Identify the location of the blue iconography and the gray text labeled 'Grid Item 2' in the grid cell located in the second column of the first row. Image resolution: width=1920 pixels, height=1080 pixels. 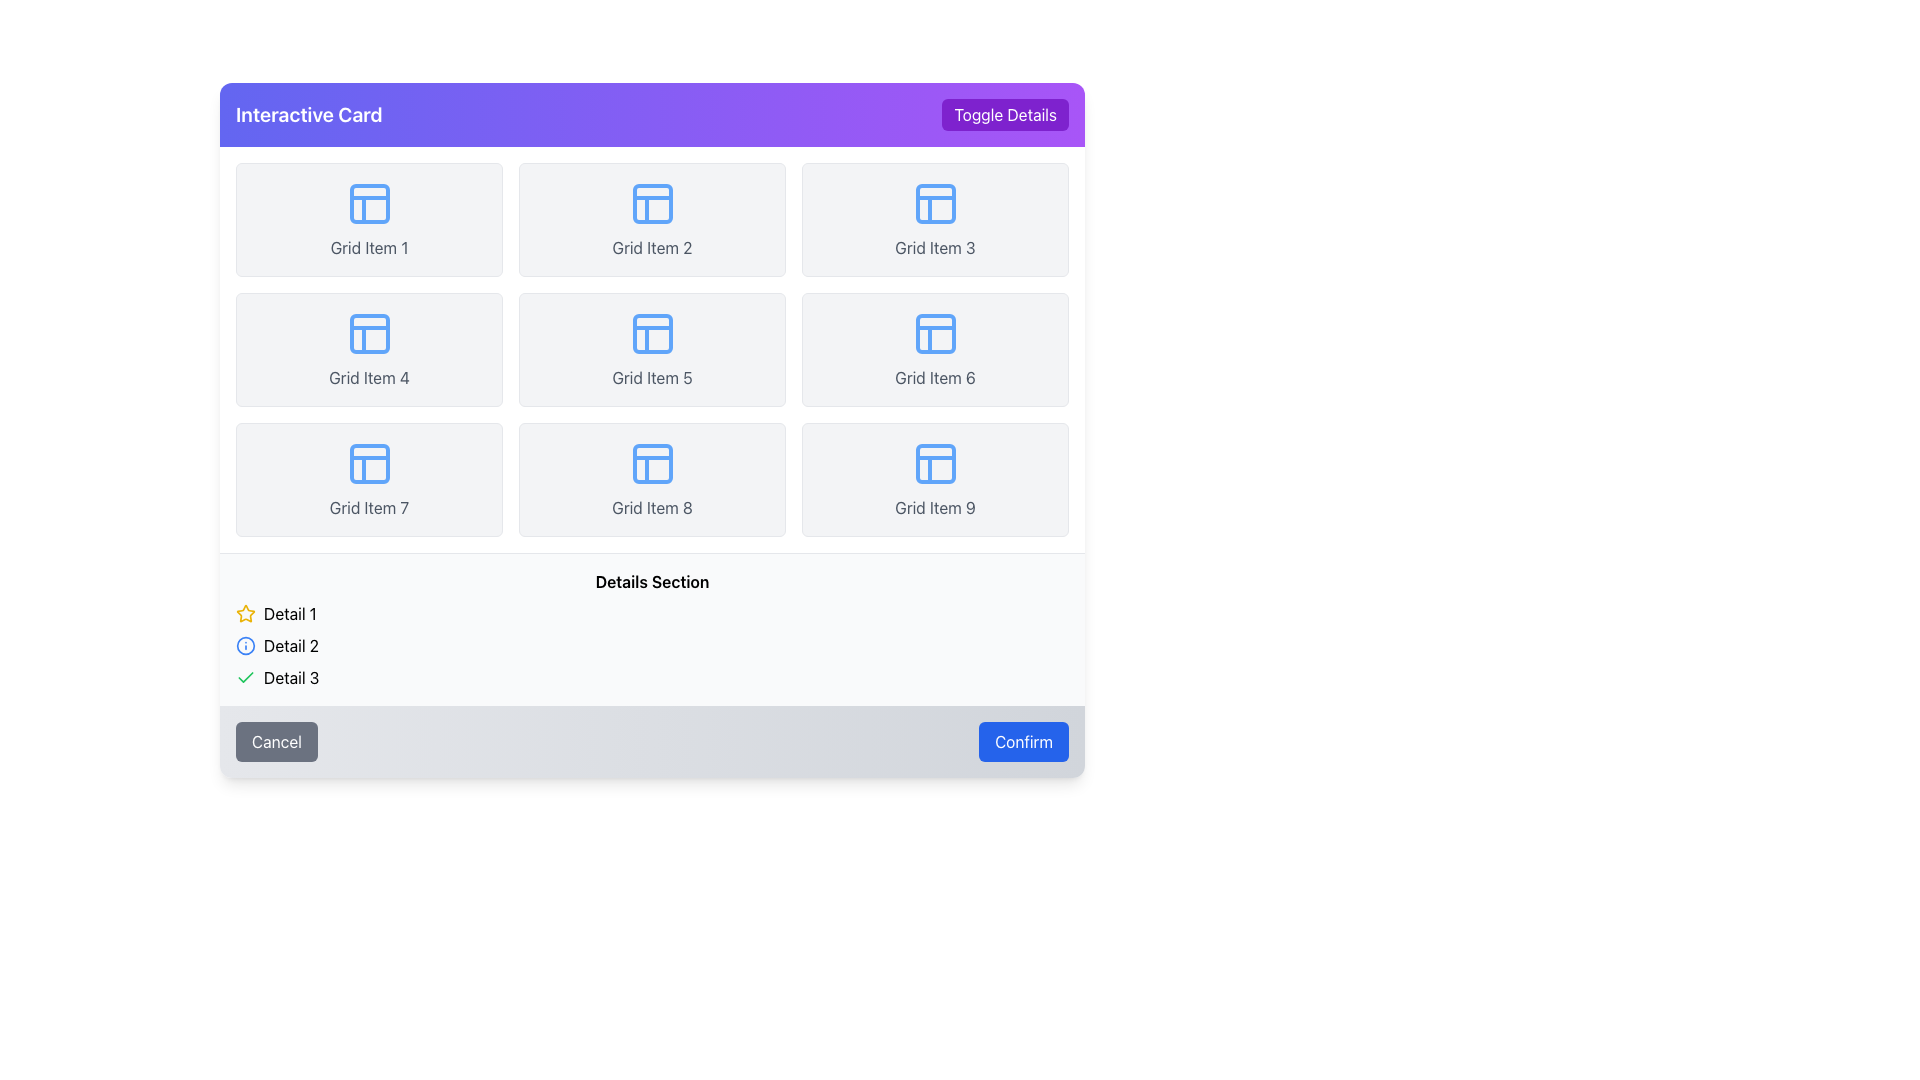
(652, 219).